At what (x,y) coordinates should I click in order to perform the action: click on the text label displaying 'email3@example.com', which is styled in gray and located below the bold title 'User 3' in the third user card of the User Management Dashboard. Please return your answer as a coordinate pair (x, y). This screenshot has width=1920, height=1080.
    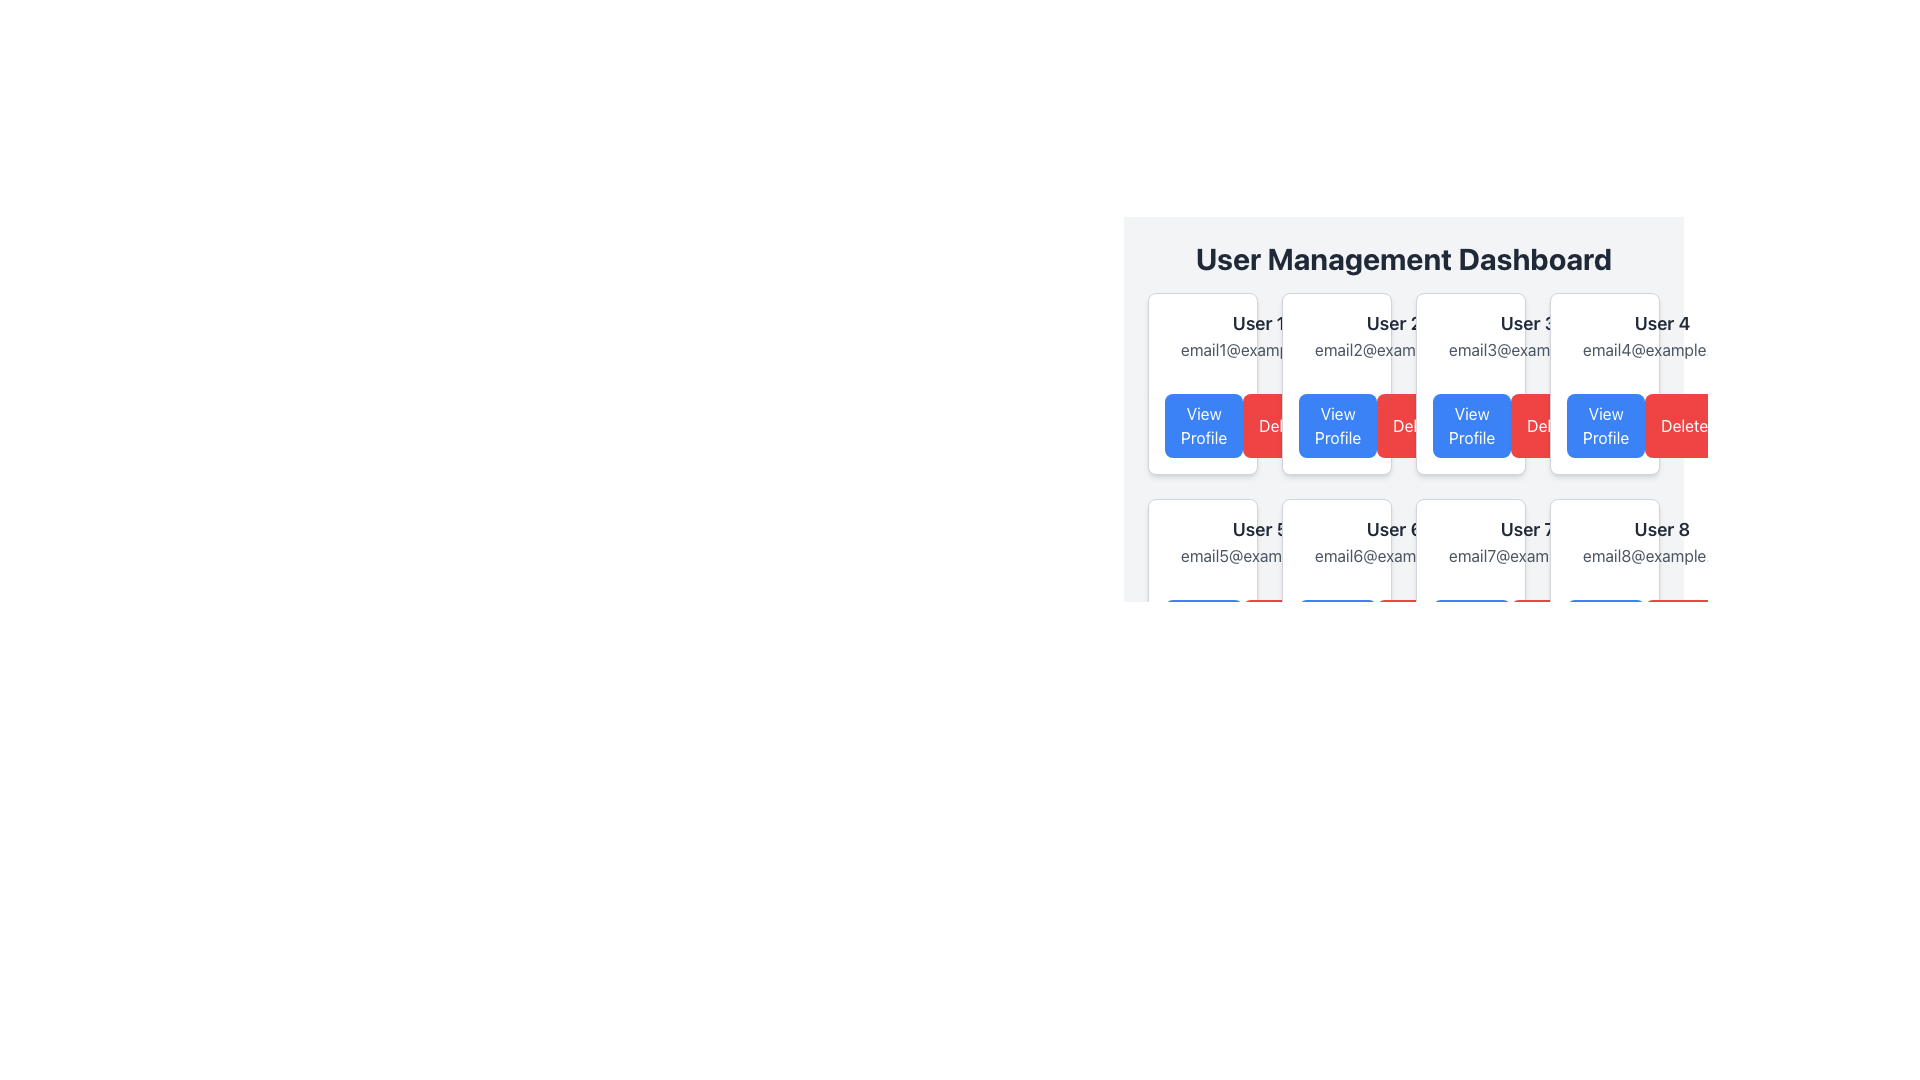
    Looking at the image, I should click on (1527, 349).